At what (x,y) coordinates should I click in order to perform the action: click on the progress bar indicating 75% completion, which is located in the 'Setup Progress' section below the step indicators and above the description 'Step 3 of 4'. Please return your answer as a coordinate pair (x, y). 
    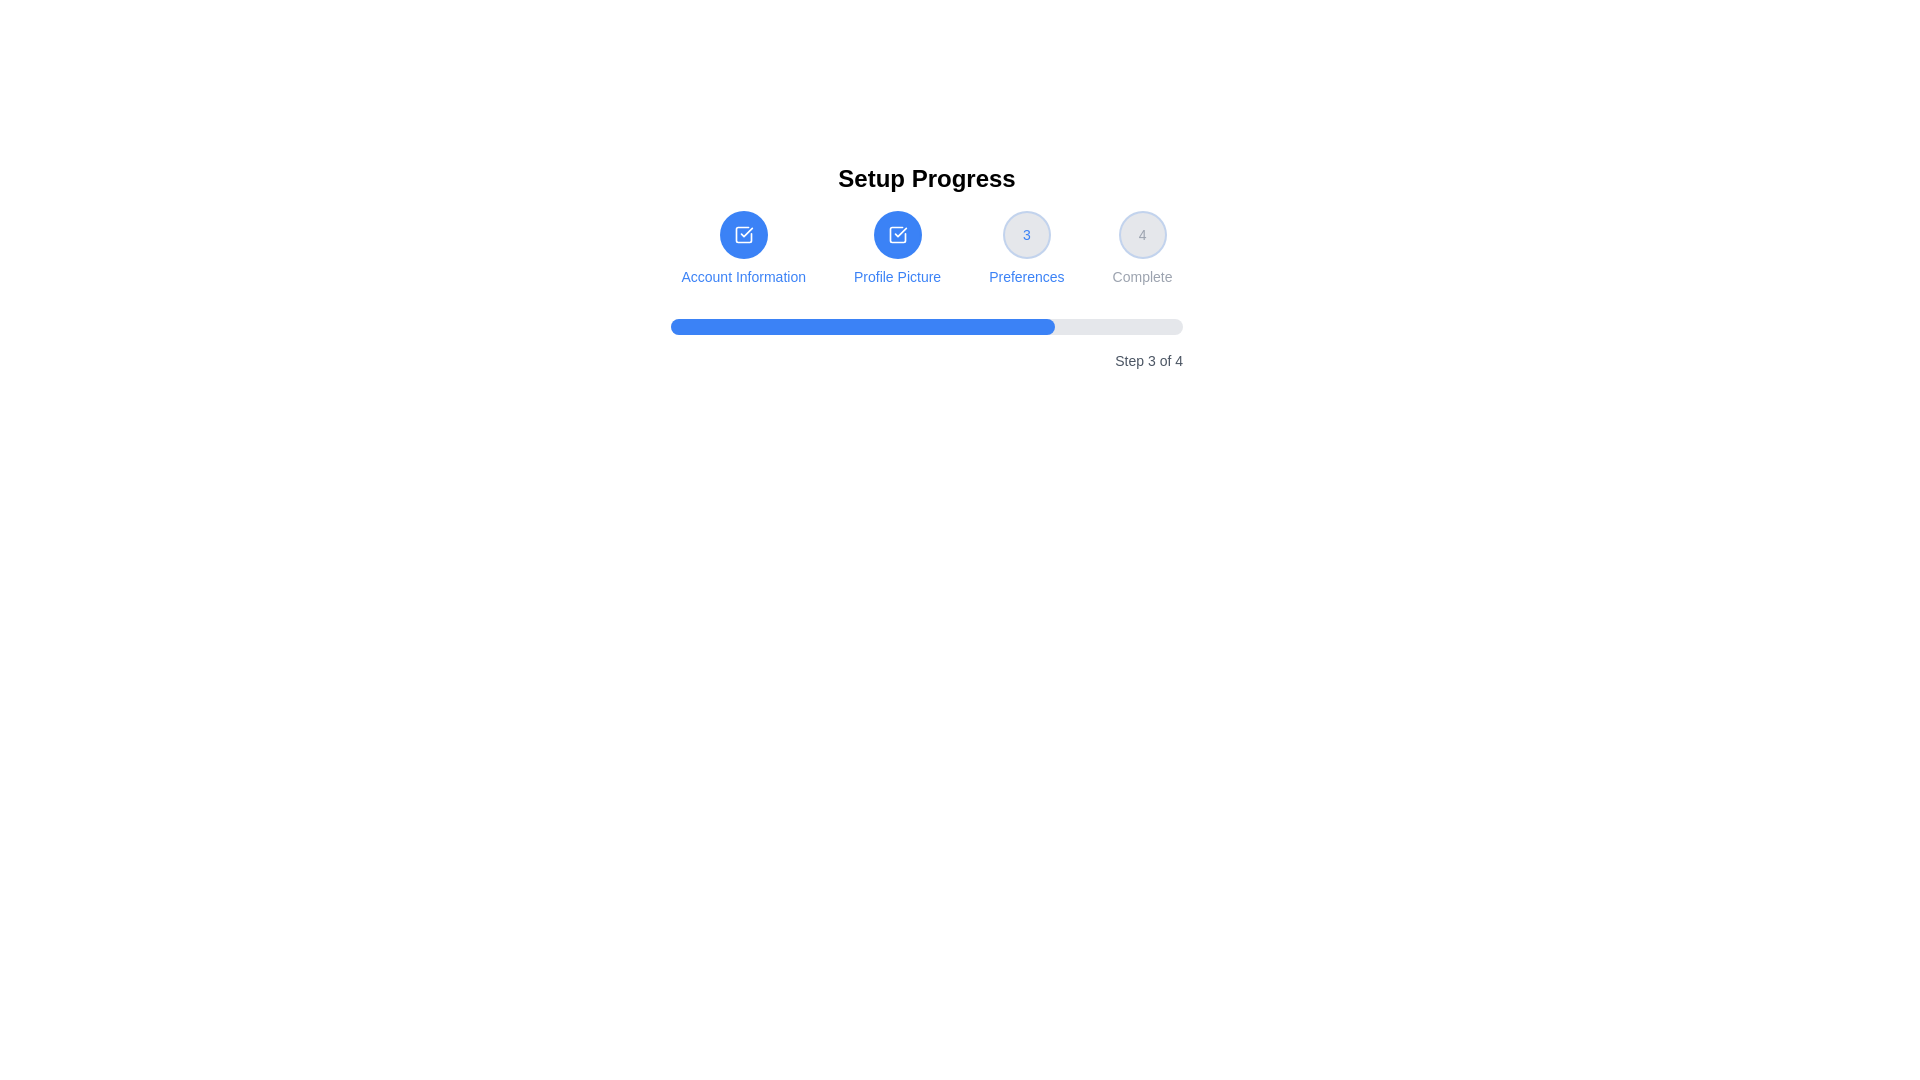
    Looking at the image, I should click on (925, 343).